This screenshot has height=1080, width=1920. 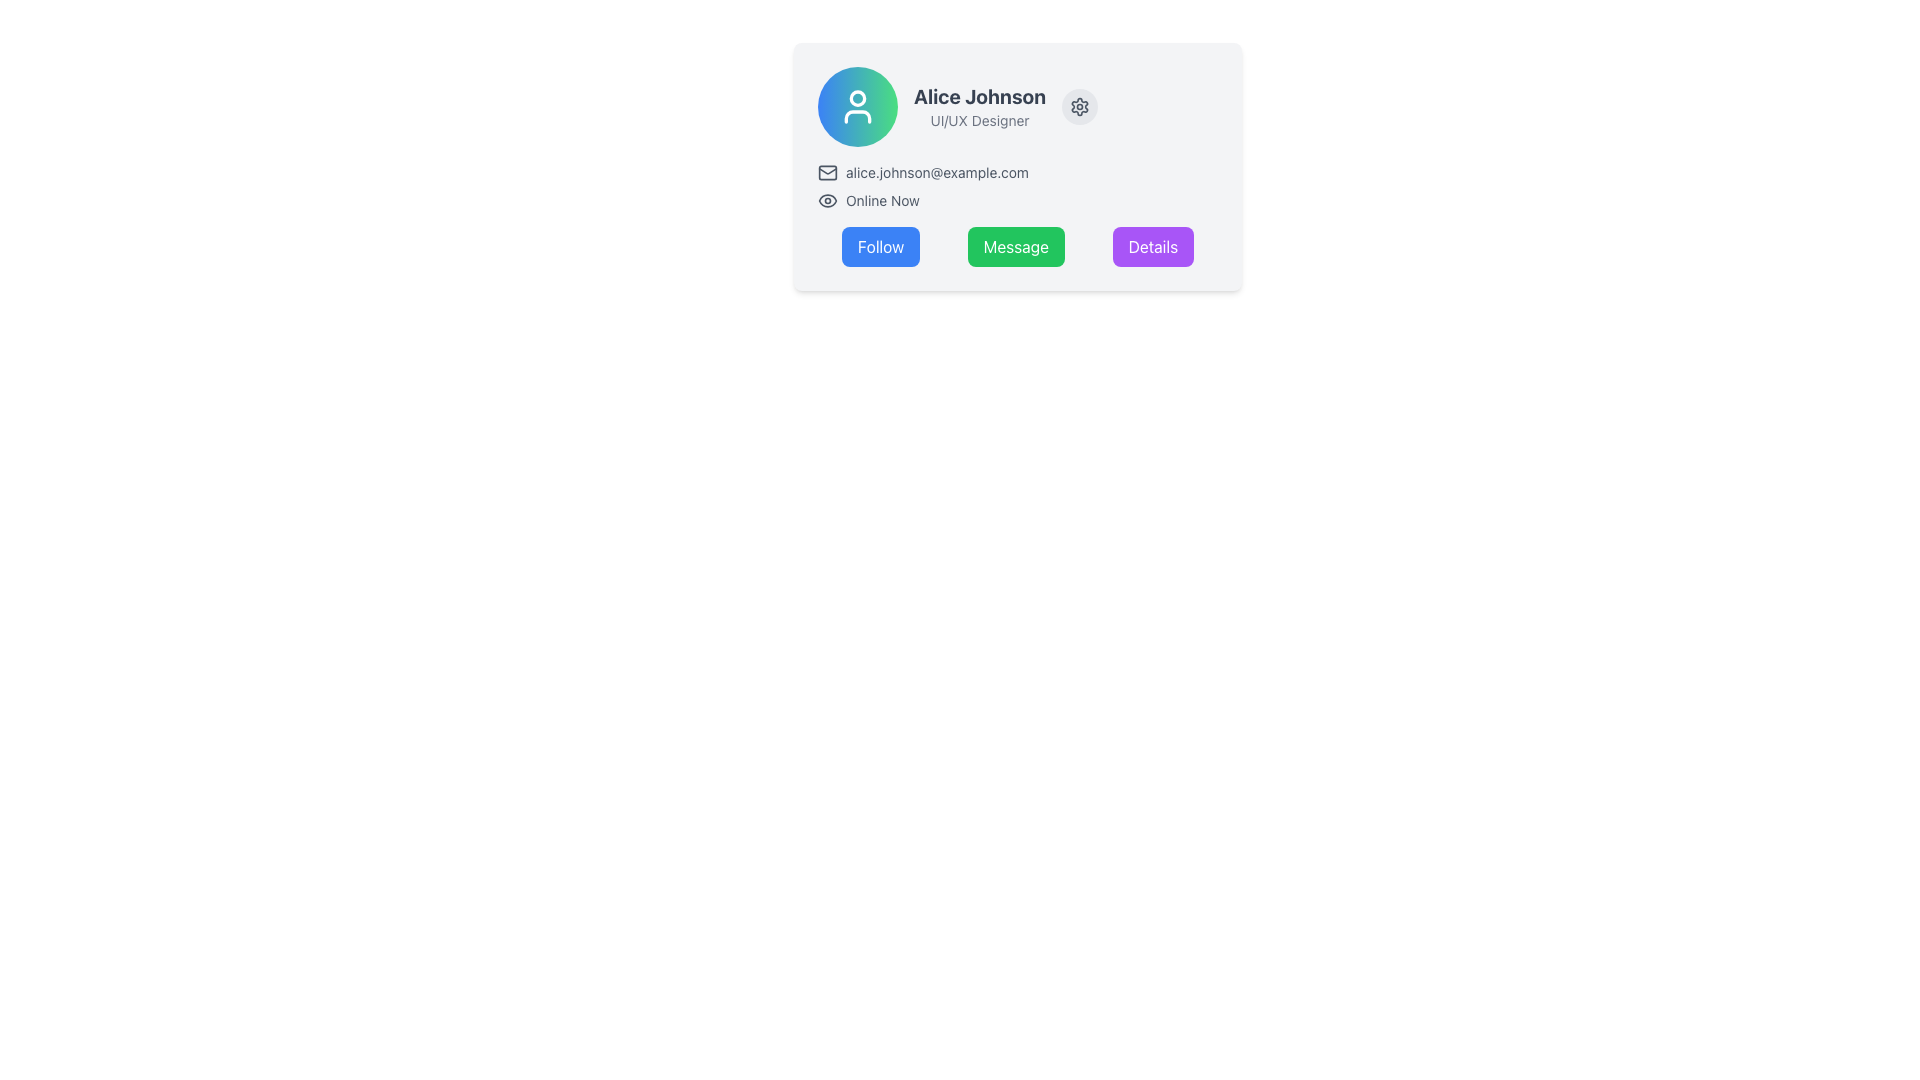 I want to click on the green 'Message' button located at the bottom of the UI card for user profile 'Alice Johnson', so click(x=1017, y=245).